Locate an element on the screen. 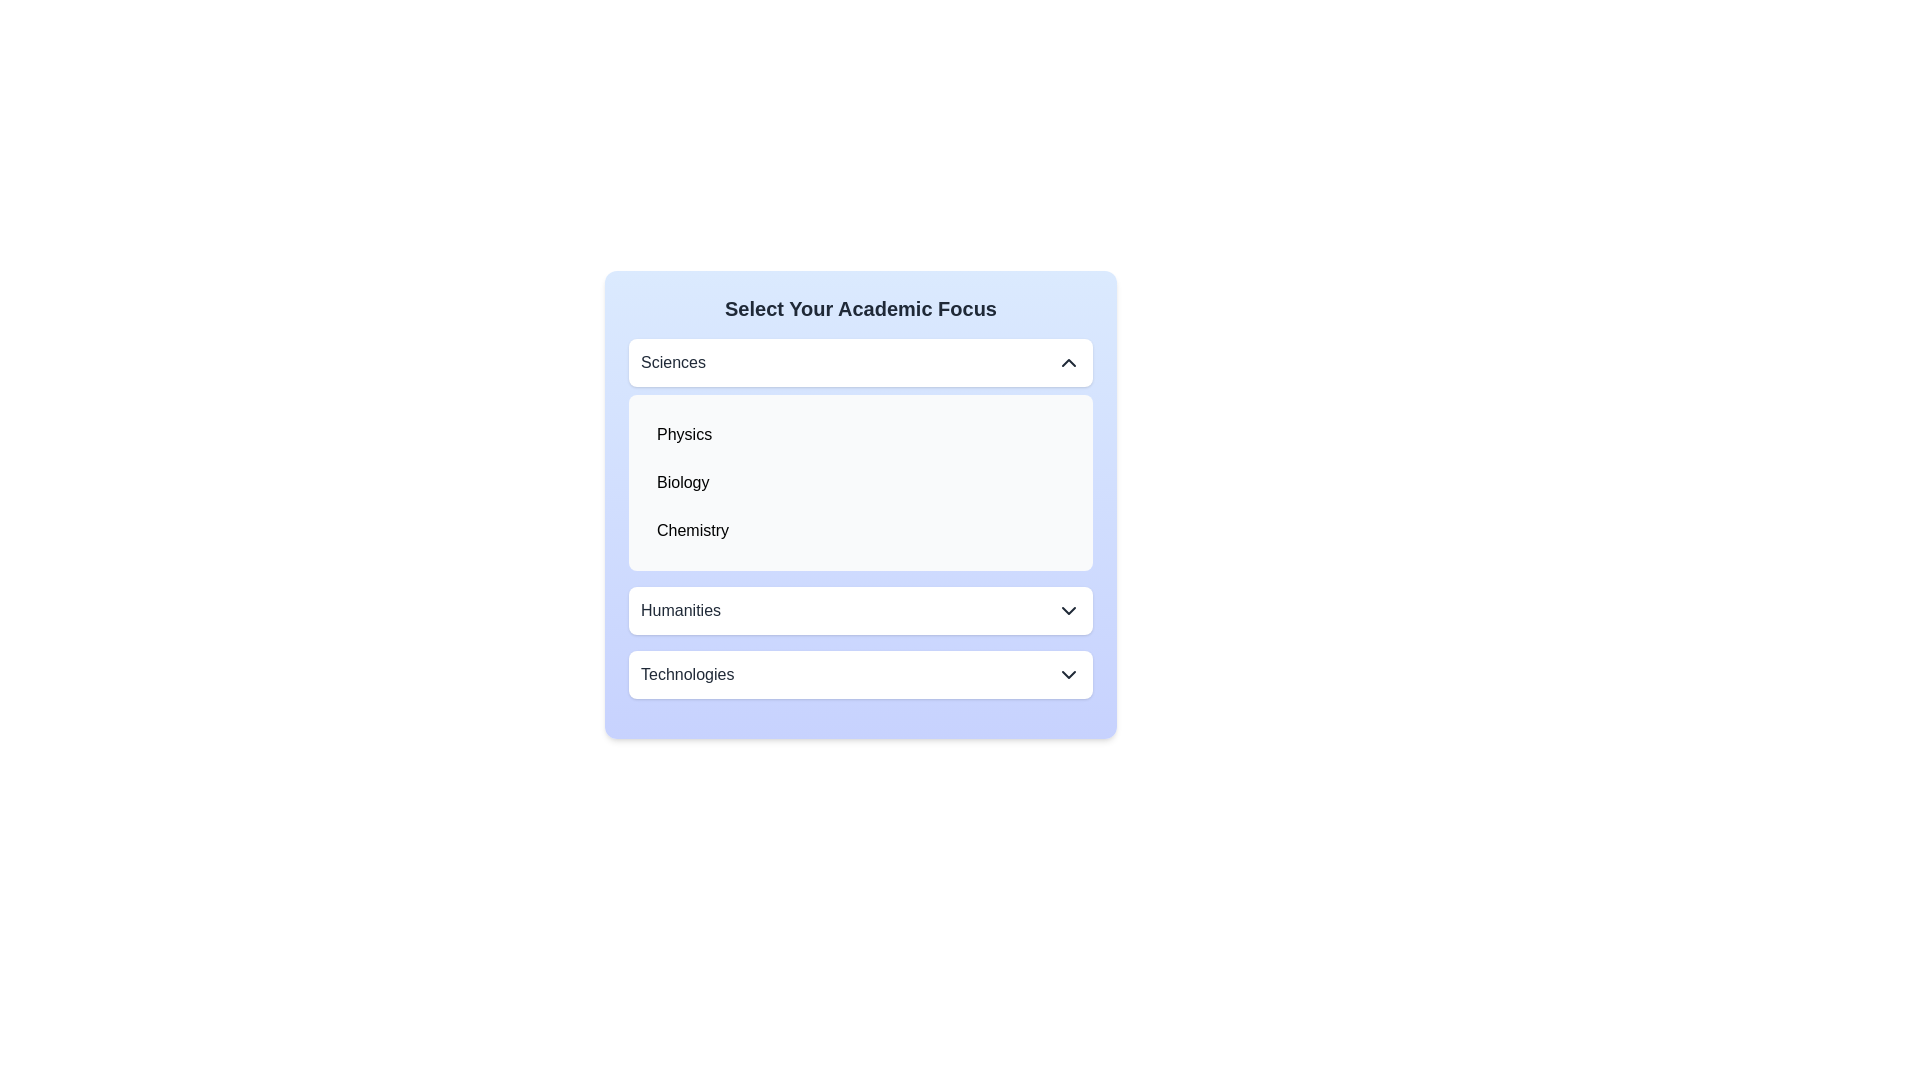 This screenshot has width=1920, height=1080. the dropdown content section displaying the subjects 'Physics', 'Biology', and 'Chemistry' is located at coordinates (860, 455).